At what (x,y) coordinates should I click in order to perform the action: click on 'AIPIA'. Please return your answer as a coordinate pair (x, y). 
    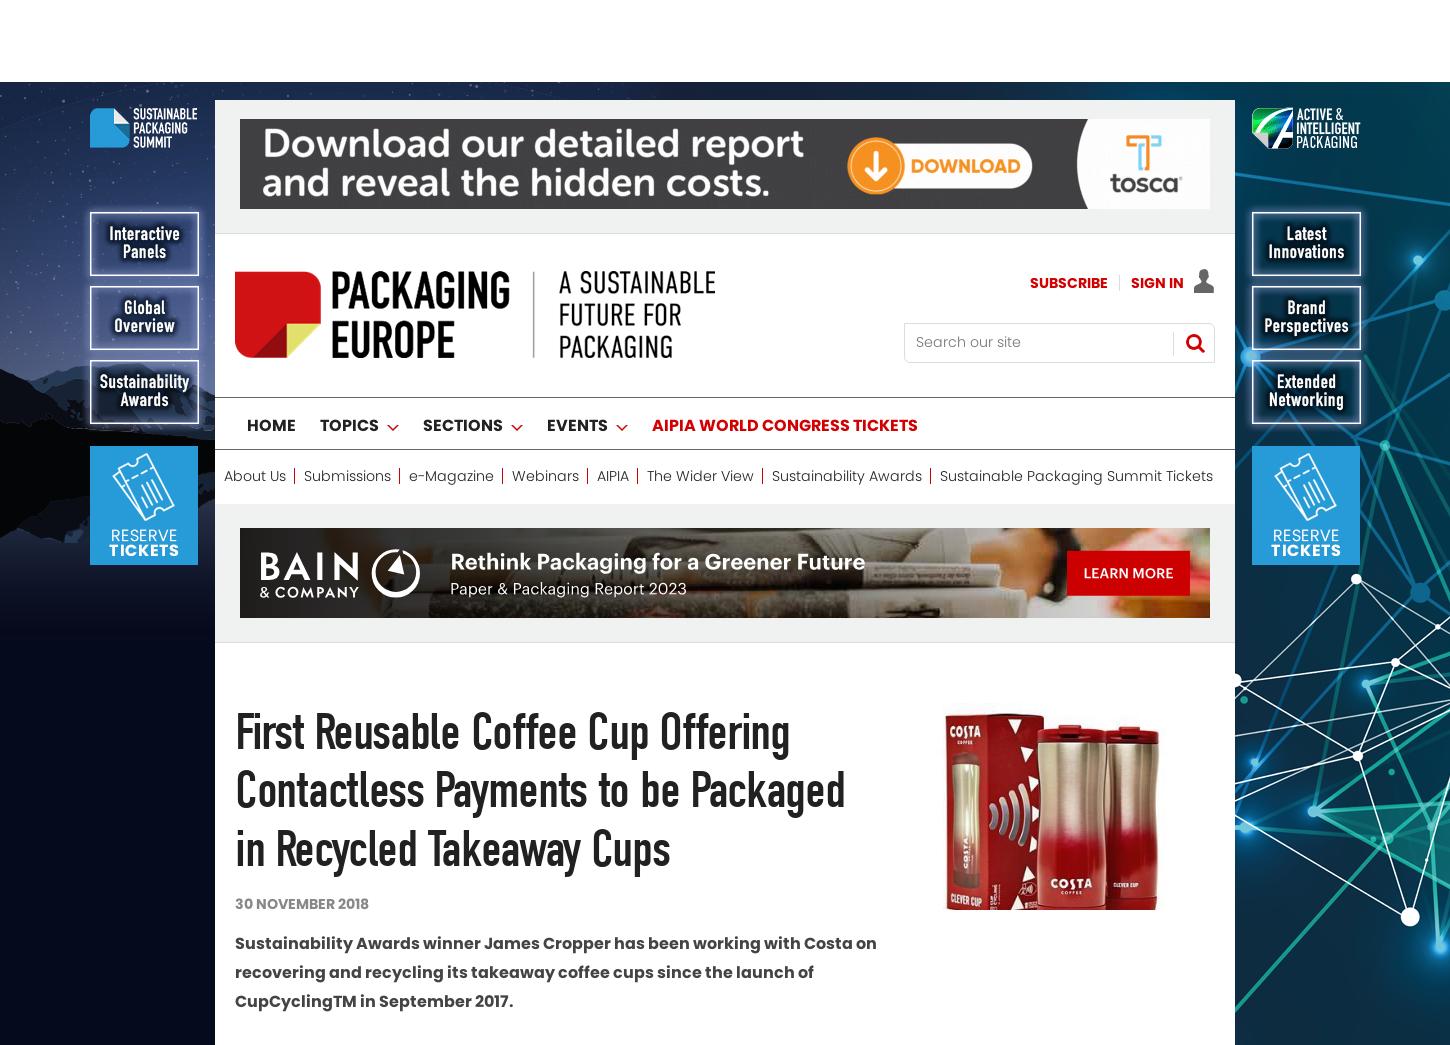
    Looking at the image, I should click on (612, 392).